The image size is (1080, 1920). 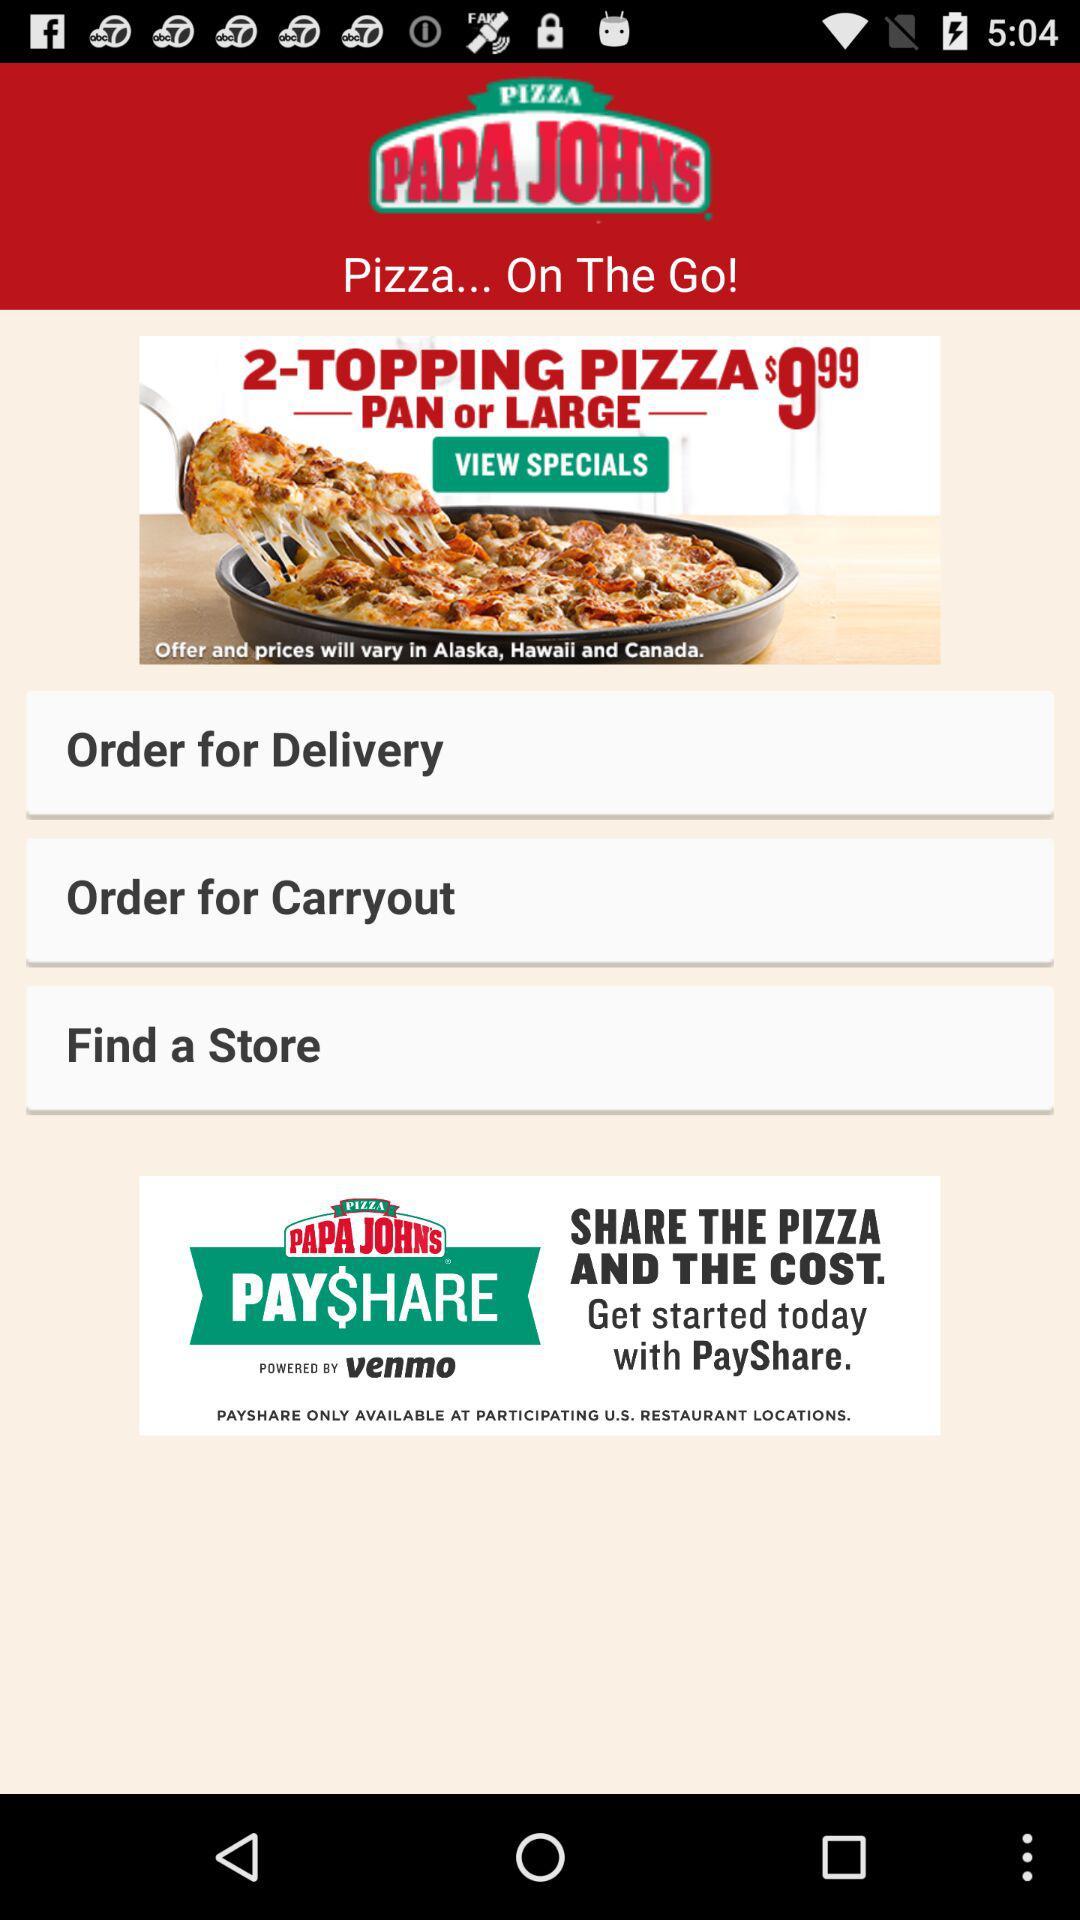 What do you see at coordinates (540, 1049) in the screenshot?
I see `find a store icon` at bounding box center [540, 1049].